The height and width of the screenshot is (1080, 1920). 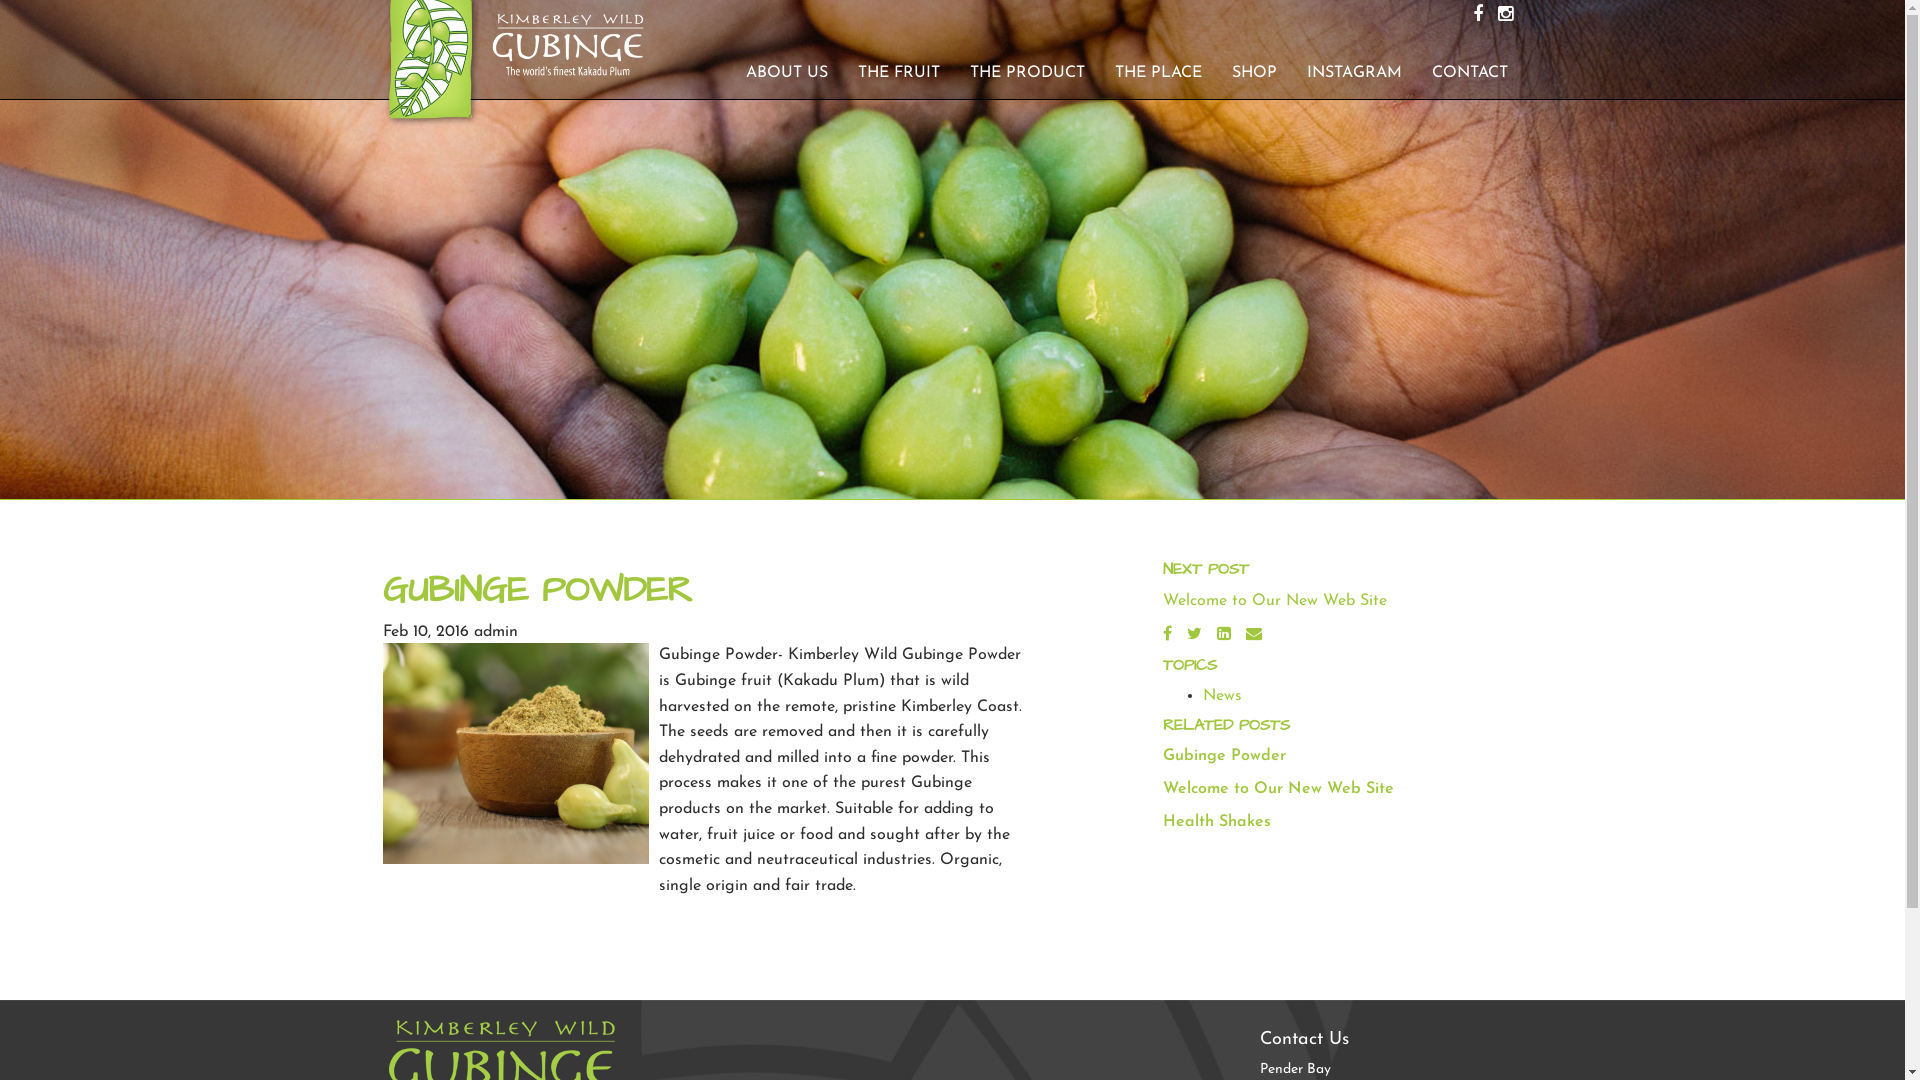 I want to click on 'CONTACT', so click(x=1468, y=72).